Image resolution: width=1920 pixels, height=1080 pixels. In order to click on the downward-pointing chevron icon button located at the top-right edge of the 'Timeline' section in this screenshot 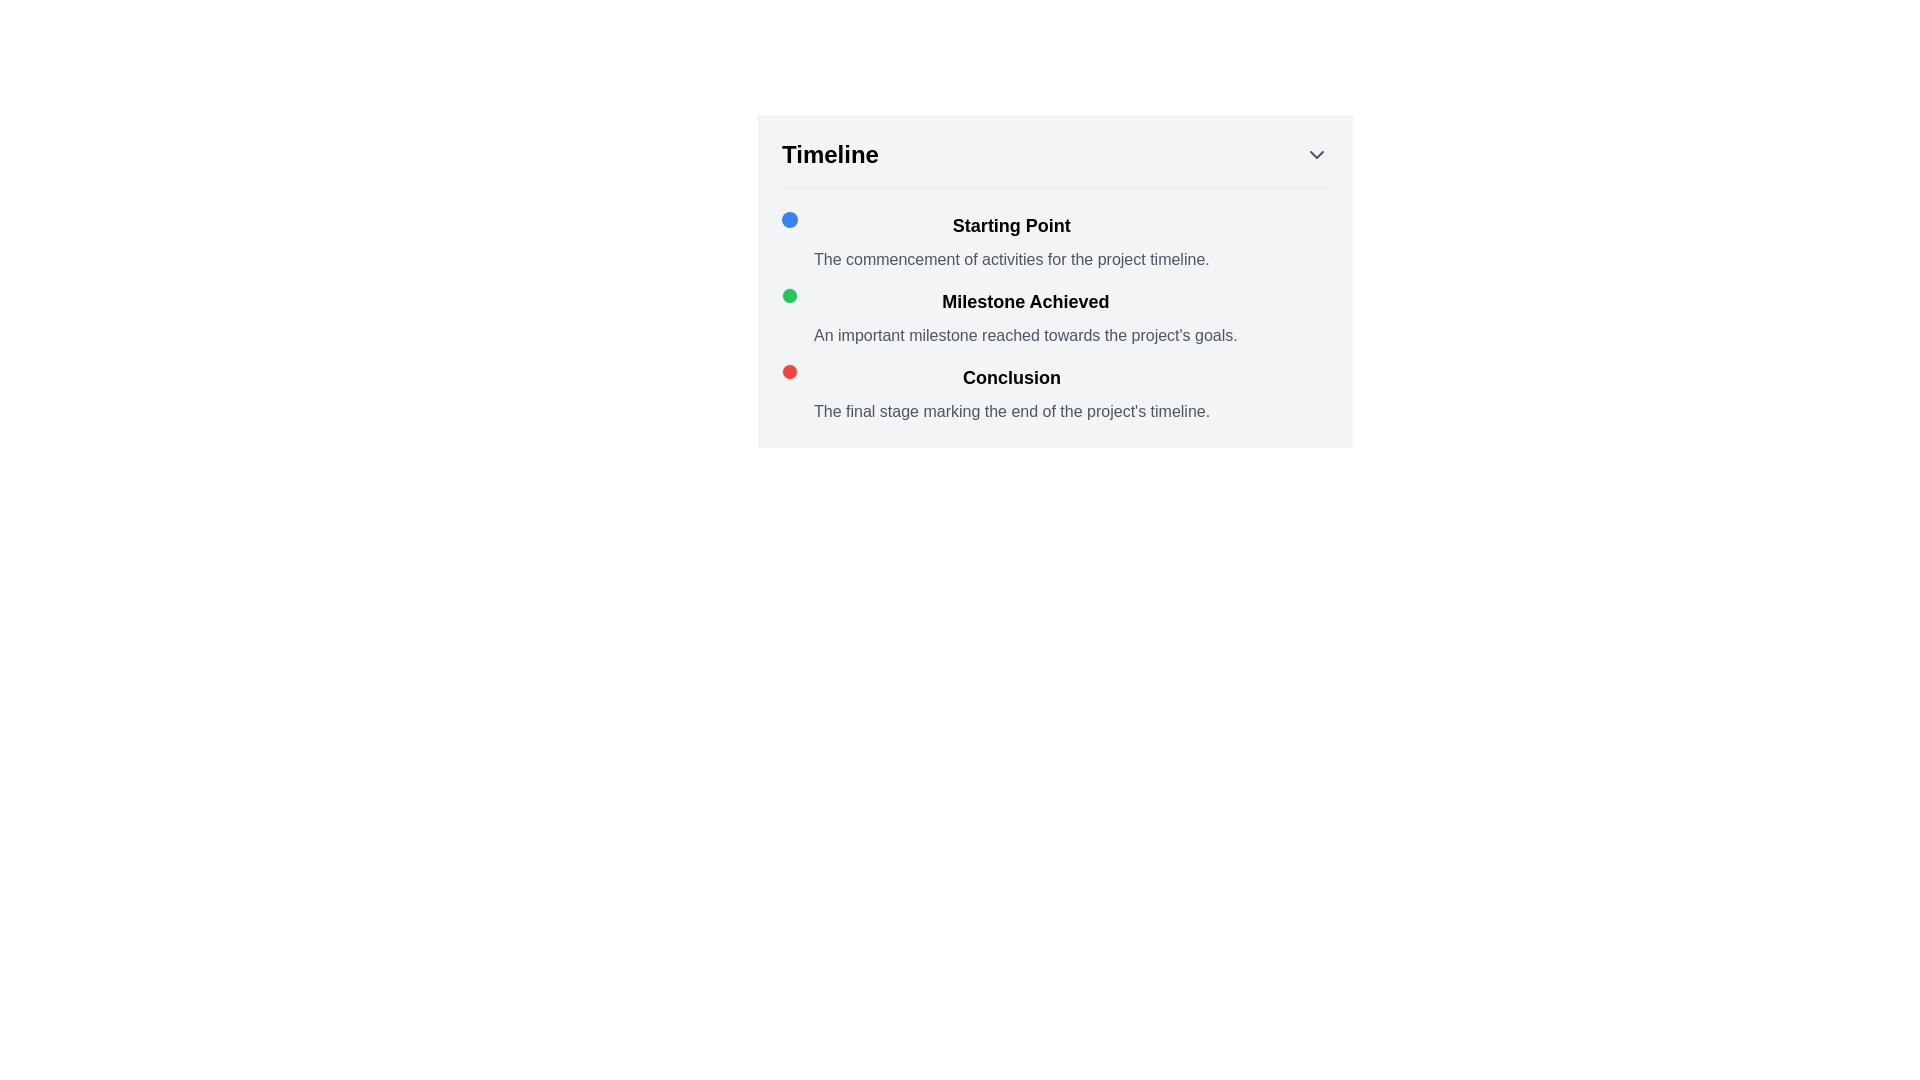, I will do `click(1316, 153)`.